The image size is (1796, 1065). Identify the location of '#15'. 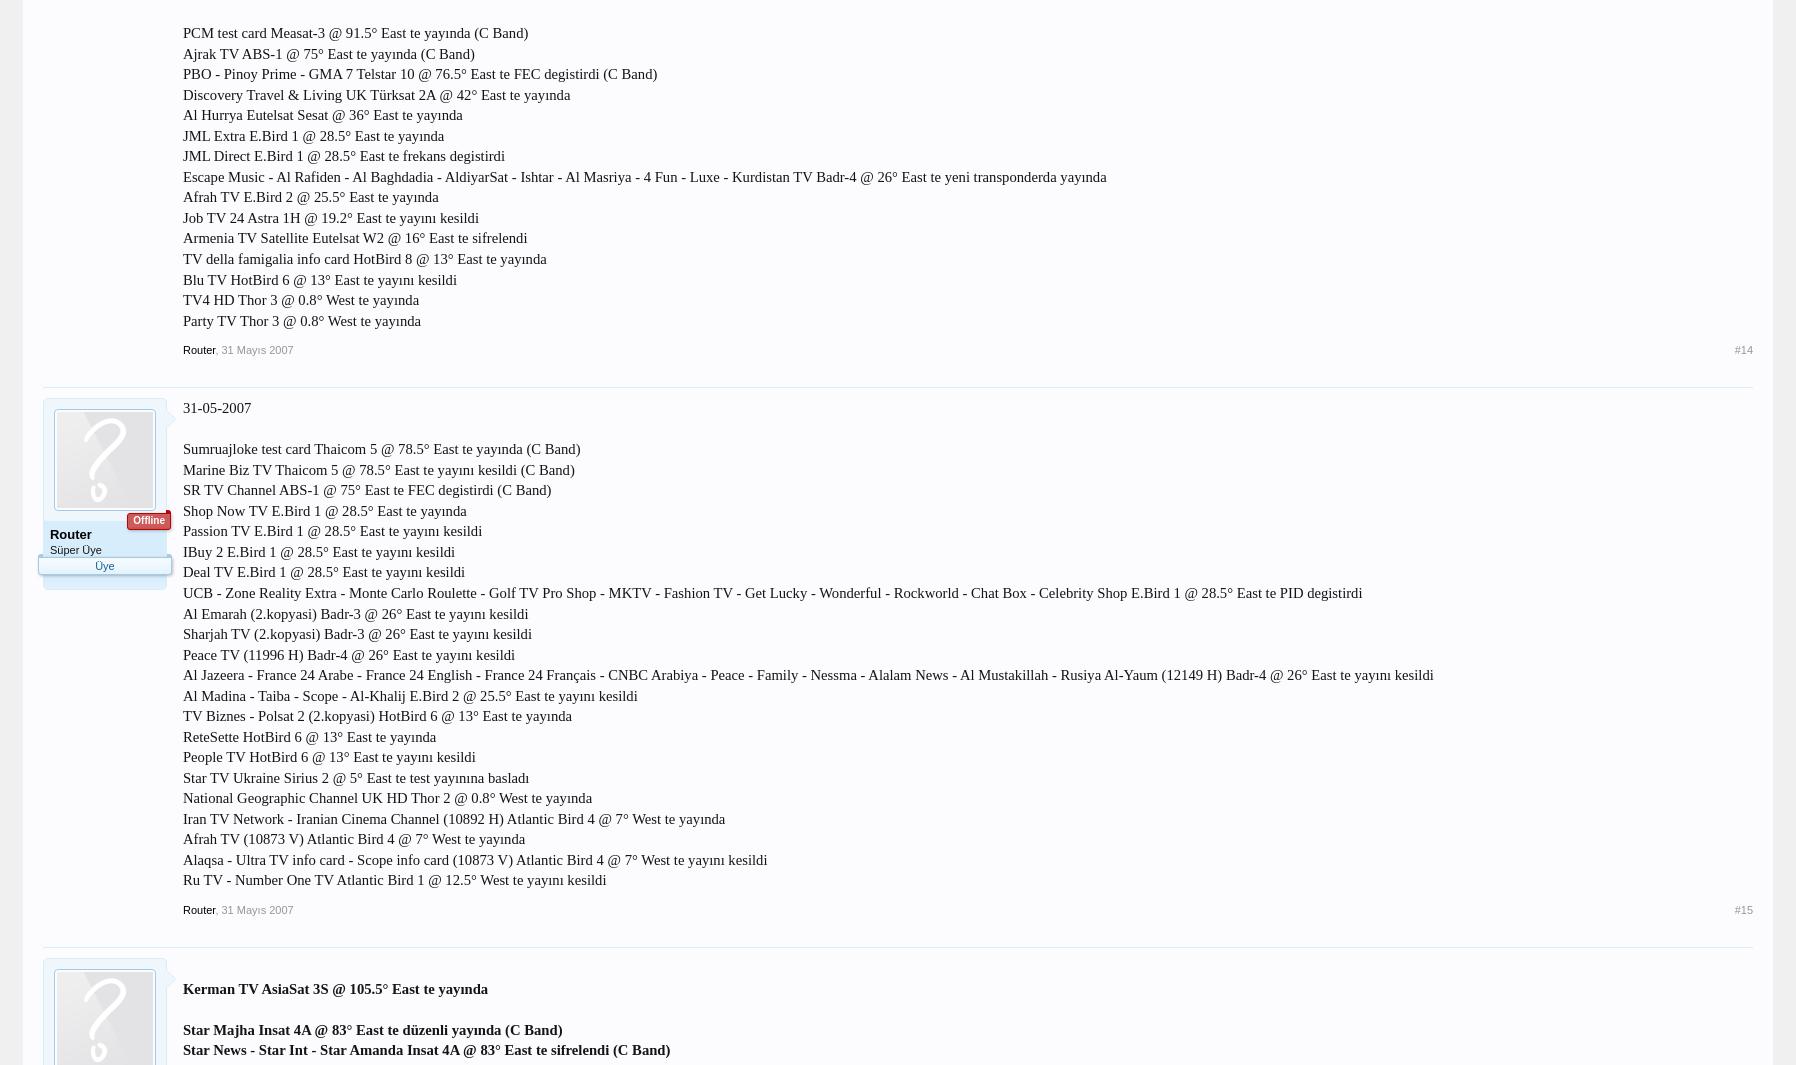
(1743, 908).